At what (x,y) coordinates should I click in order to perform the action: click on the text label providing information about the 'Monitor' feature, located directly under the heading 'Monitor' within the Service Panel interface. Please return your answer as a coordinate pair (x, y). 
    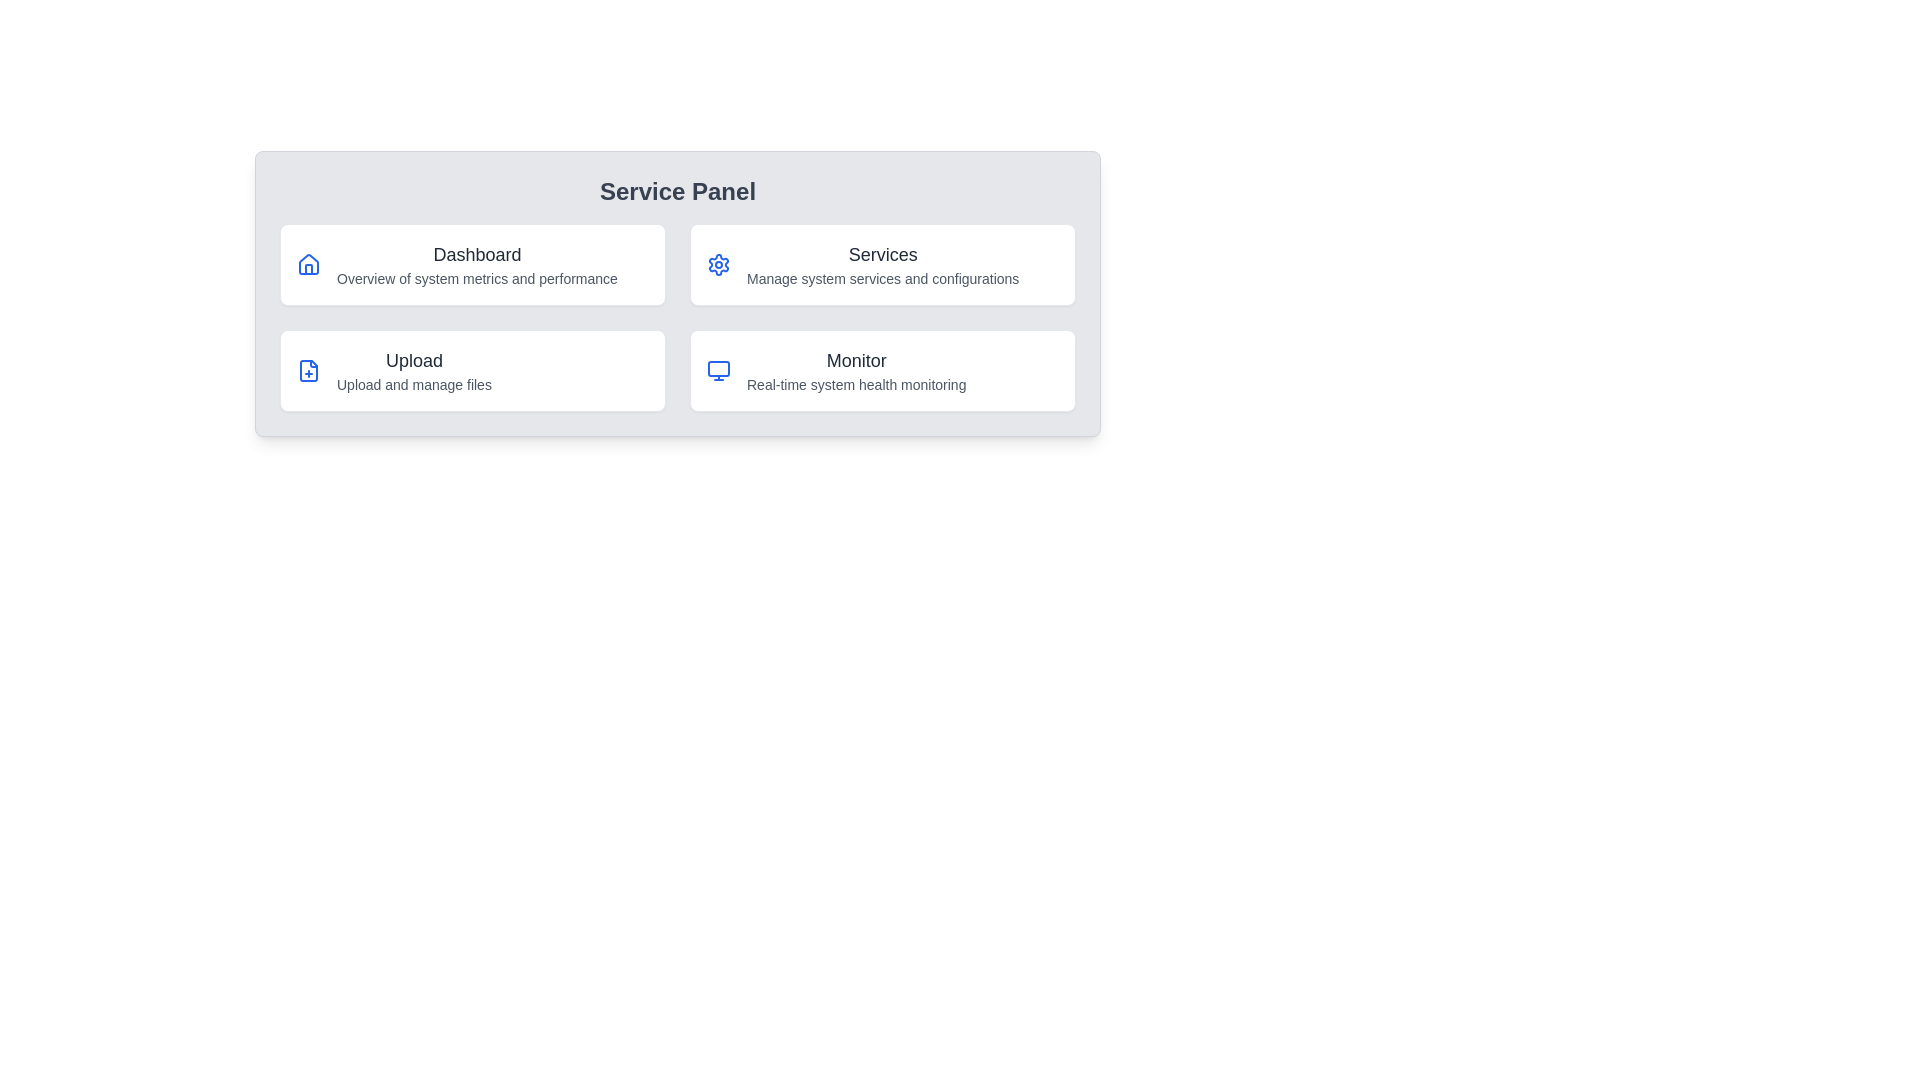
    Looking at the image, I should click on (856, 385).